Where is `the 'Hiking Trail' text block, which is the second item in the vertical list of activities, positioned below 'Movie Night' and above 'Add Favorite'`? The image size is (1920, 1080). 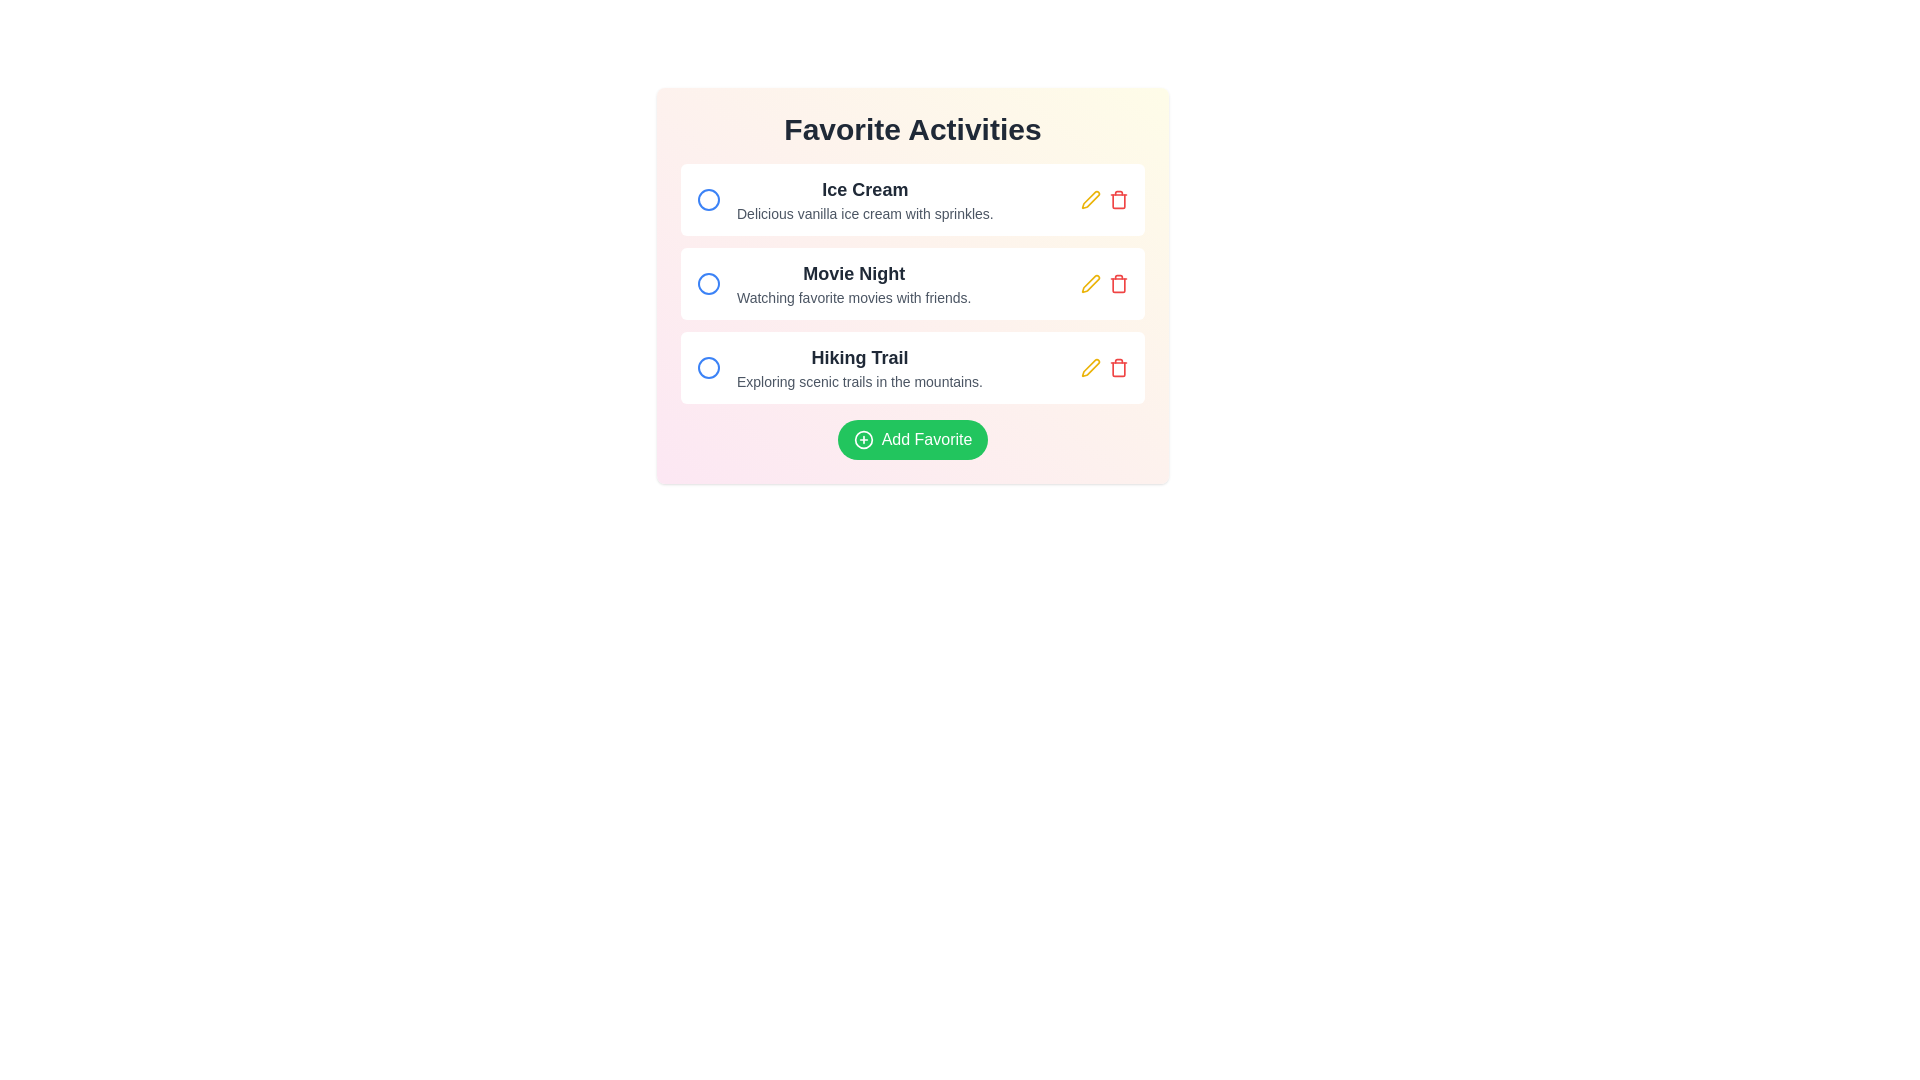 the 'Hiking Trail' text block, which is the second item in the vertical list of activities, positioned below 'Movie Night' and above 'Add Favorite' is located at coordinates (859, 367).